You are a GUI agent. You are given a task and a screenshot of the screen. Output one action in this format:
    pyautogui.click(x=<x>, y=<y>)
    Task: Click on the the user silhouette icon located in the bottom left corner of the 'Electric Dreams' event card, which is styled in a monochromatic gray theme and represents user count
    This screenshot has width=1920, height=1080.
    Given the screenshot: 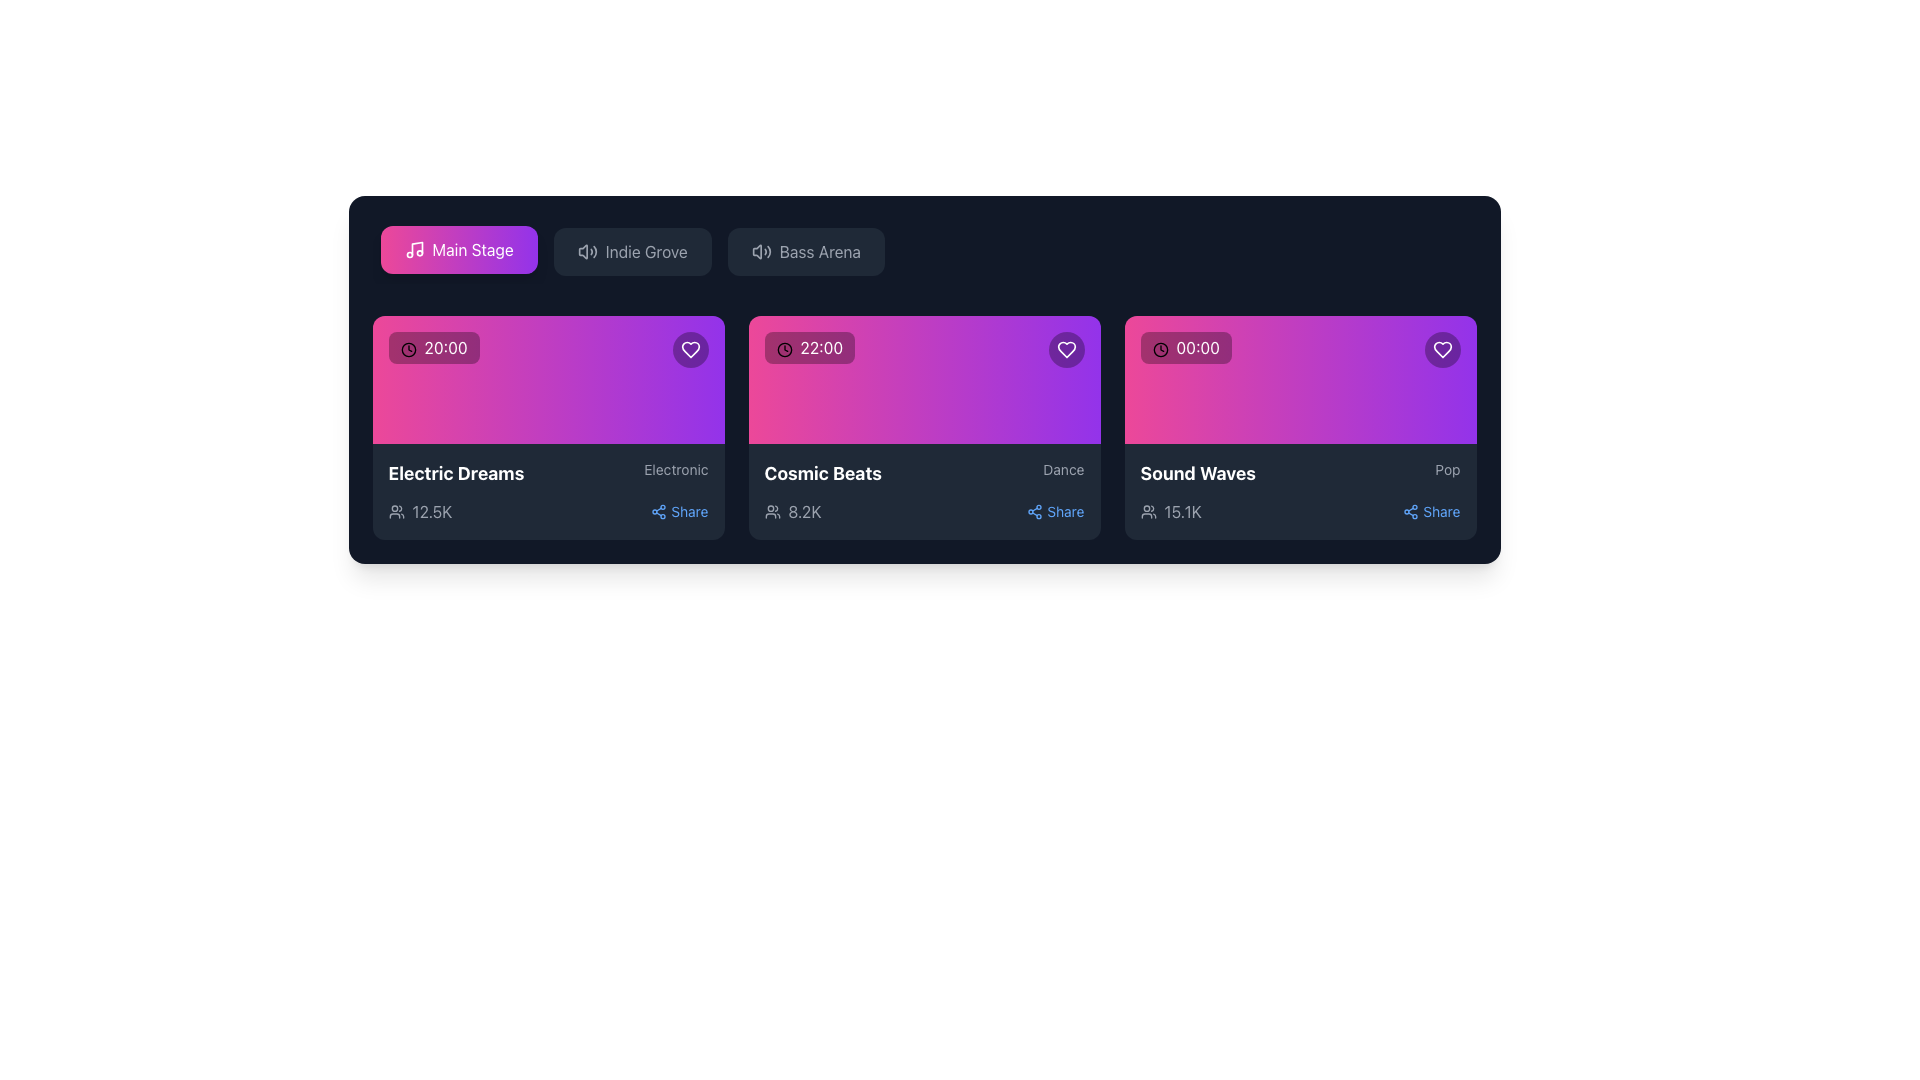 What is the action you would take?
    pyautogui.click(x=396, y=511)
    